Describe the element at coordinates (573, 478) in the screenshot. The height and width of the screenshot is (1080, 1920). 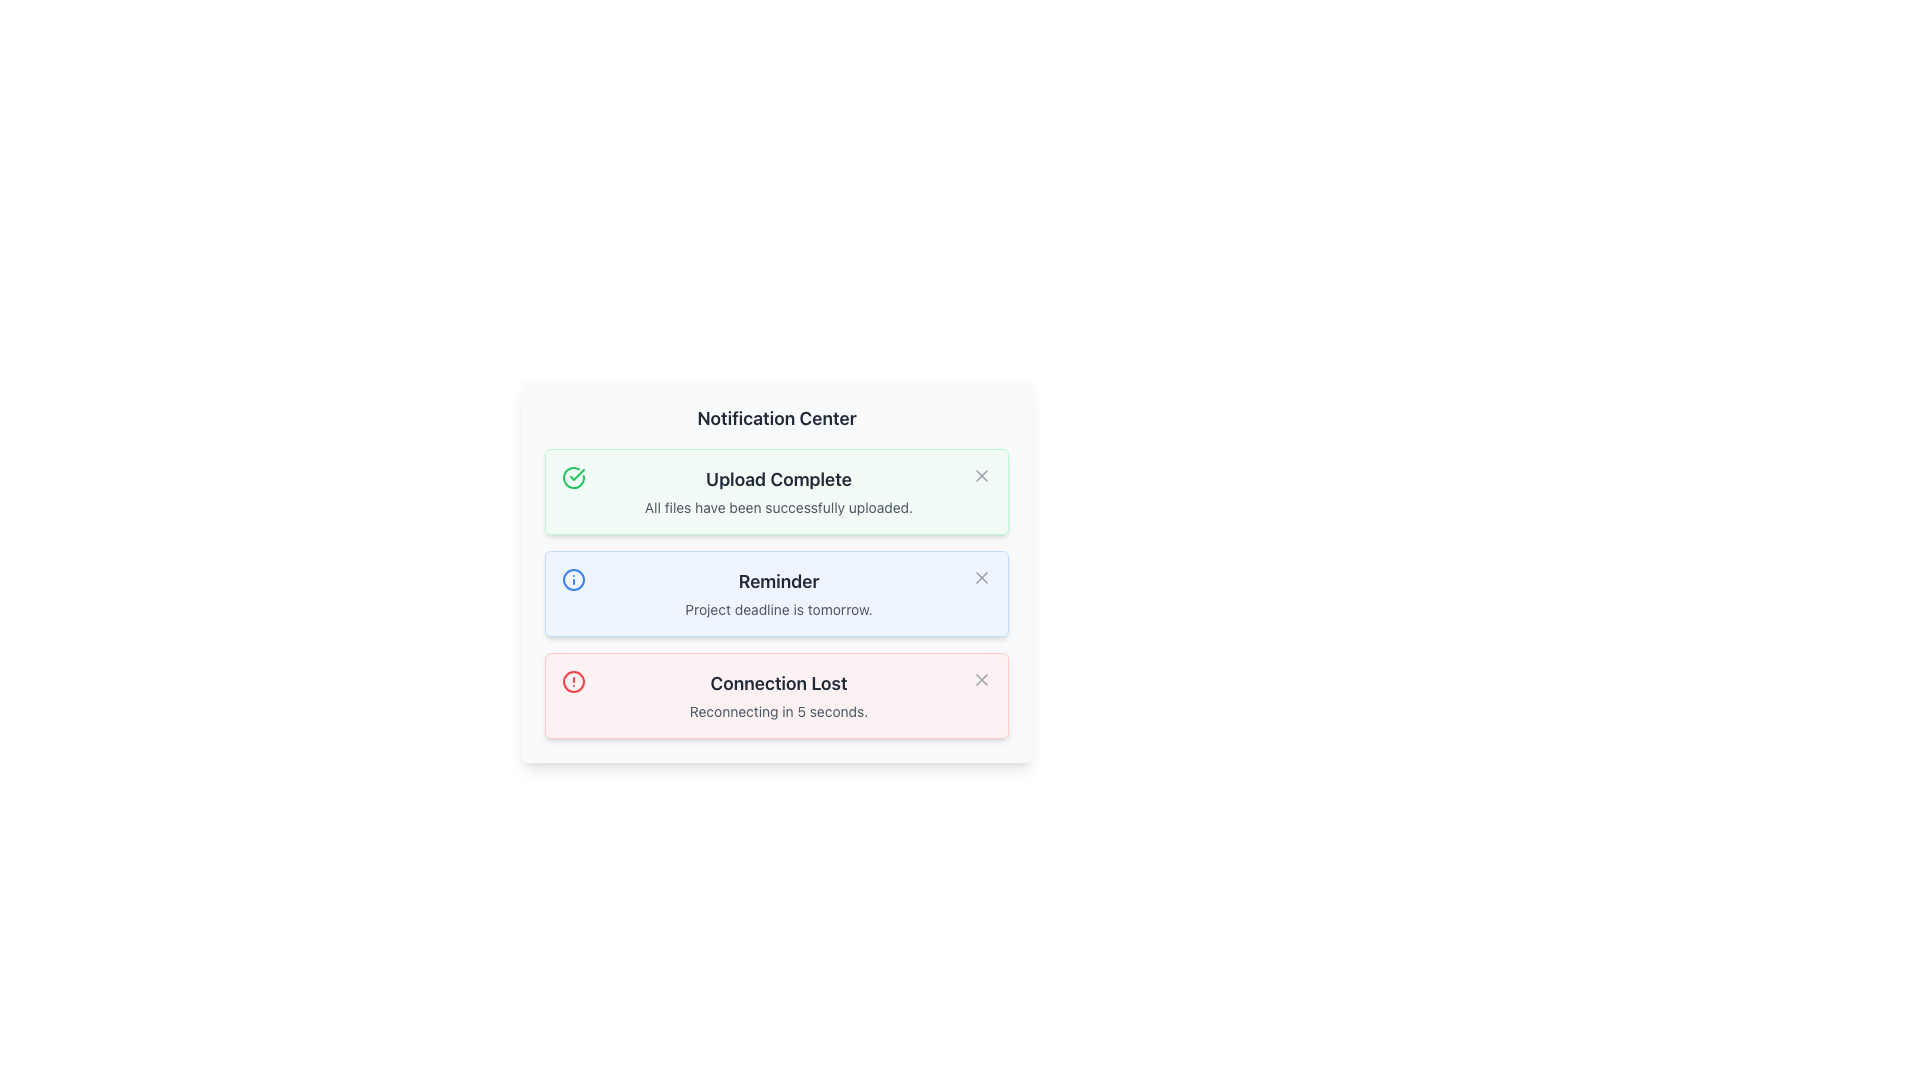
I see `the upload completion icon represented by a checkmark symbol, which is the first element on the left of the 'Upload Complete' notification bar` at that location.